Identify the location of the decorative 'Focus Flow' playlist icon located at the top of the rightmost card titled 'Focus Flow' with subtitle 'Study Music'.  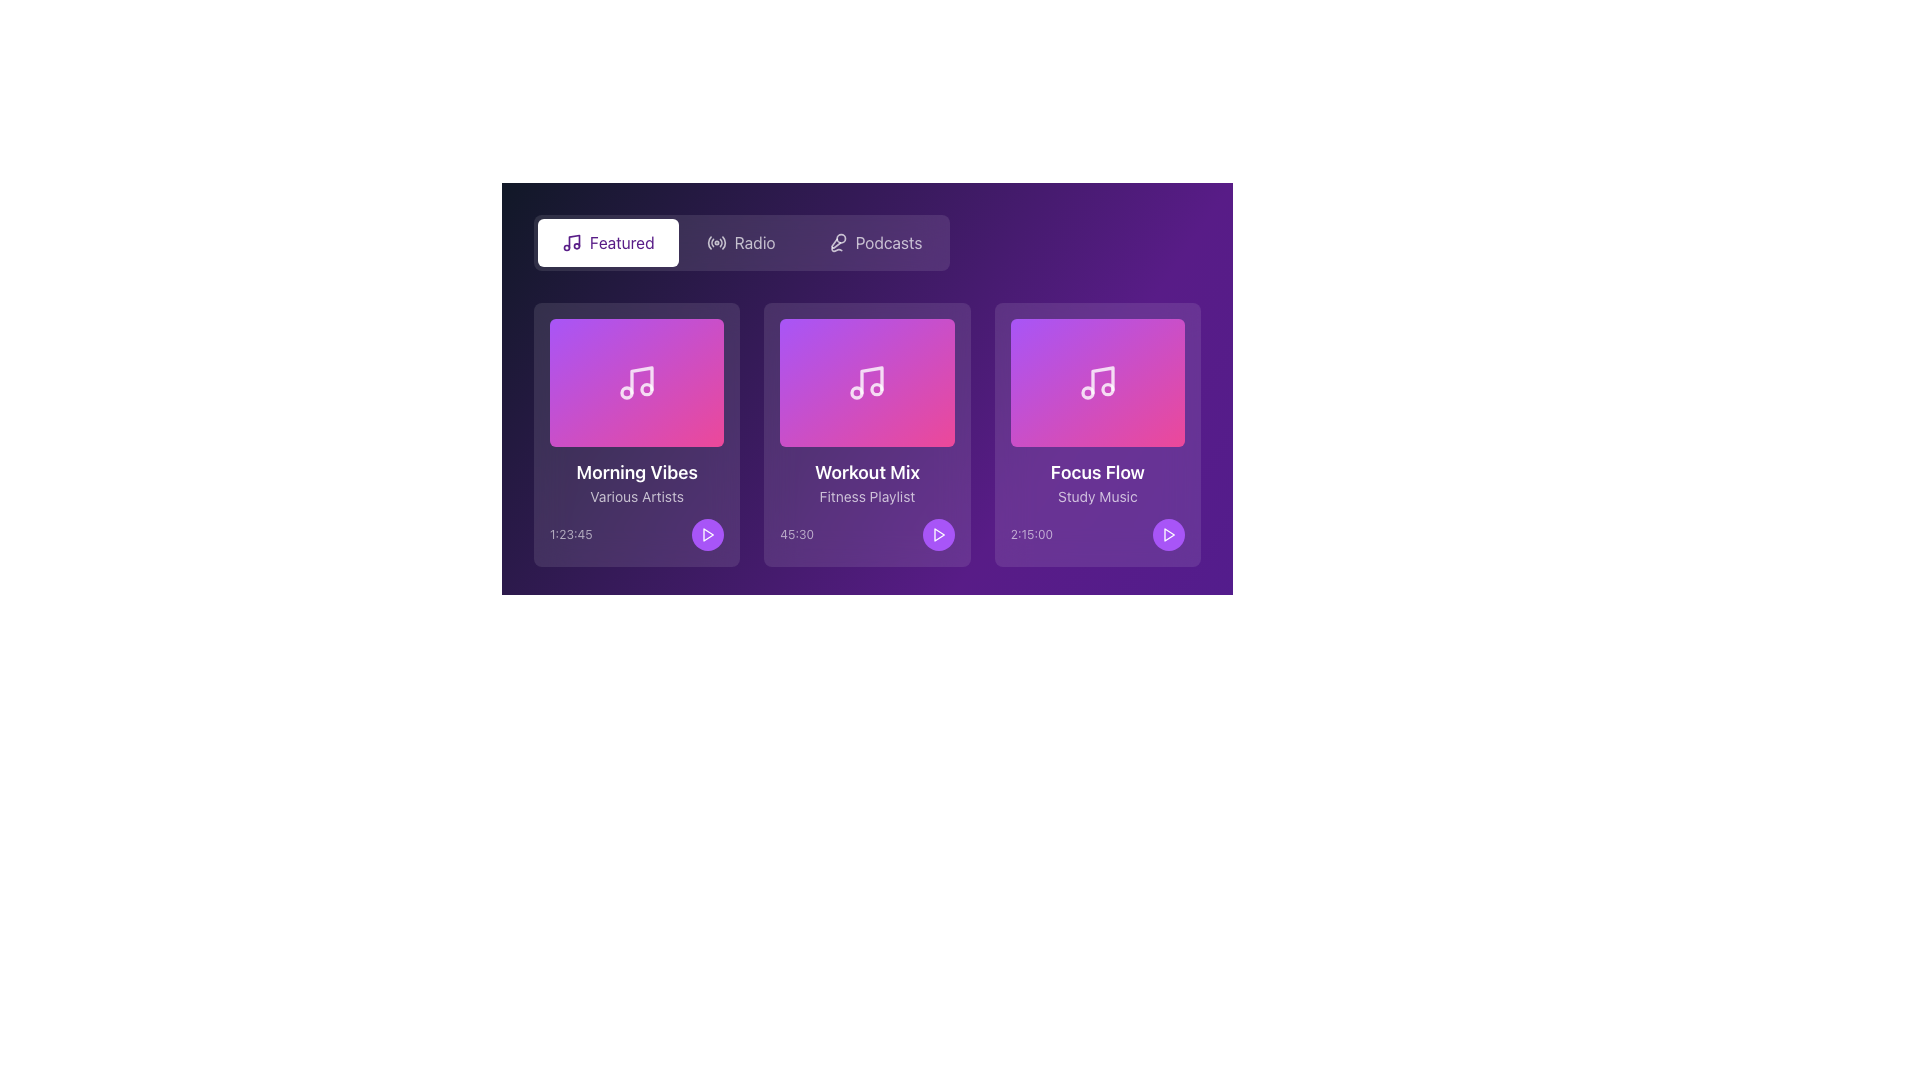
(1096, 382).